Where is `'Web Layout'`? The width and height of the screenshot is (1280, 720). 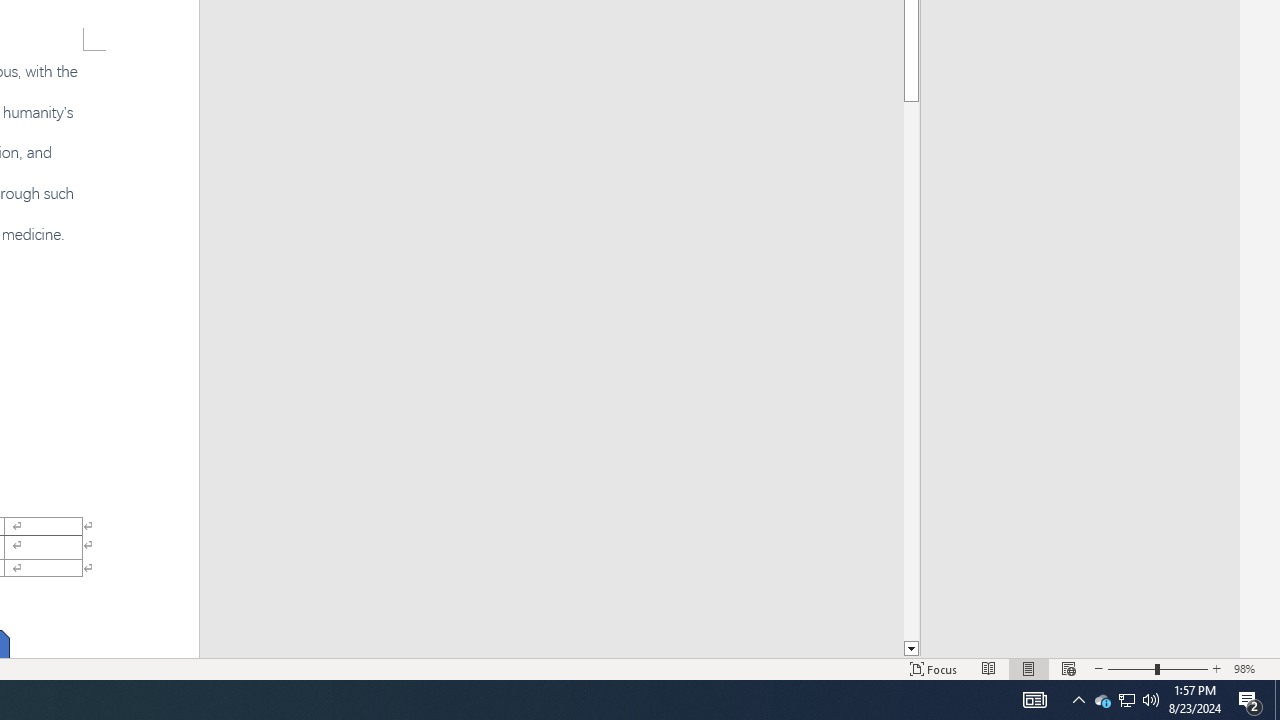 'Web Layout' is located at coordinates (1068, 669).